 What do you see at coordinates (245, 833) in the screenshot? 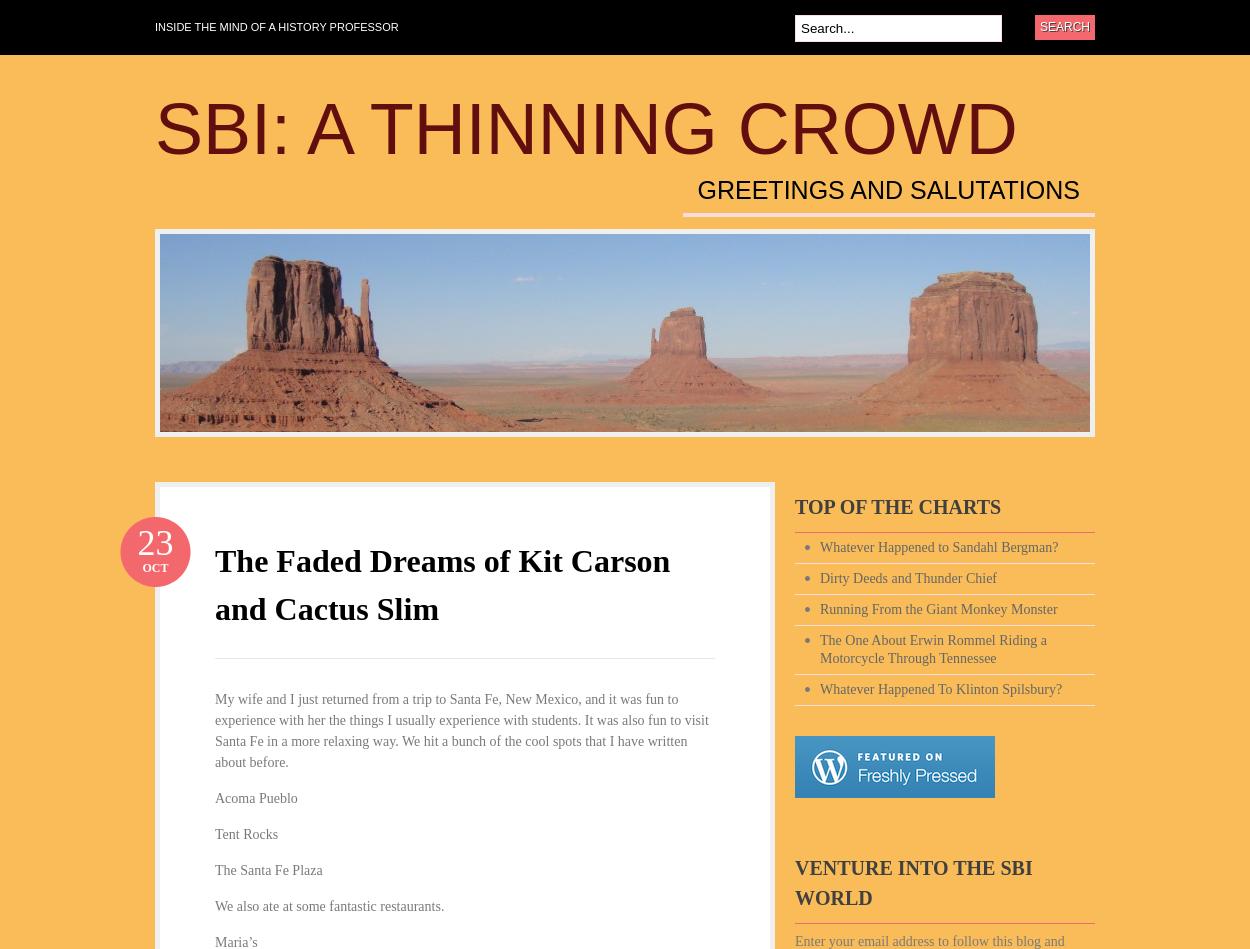
I see `'Tent Rocks'` at bounding box center [245, 833].